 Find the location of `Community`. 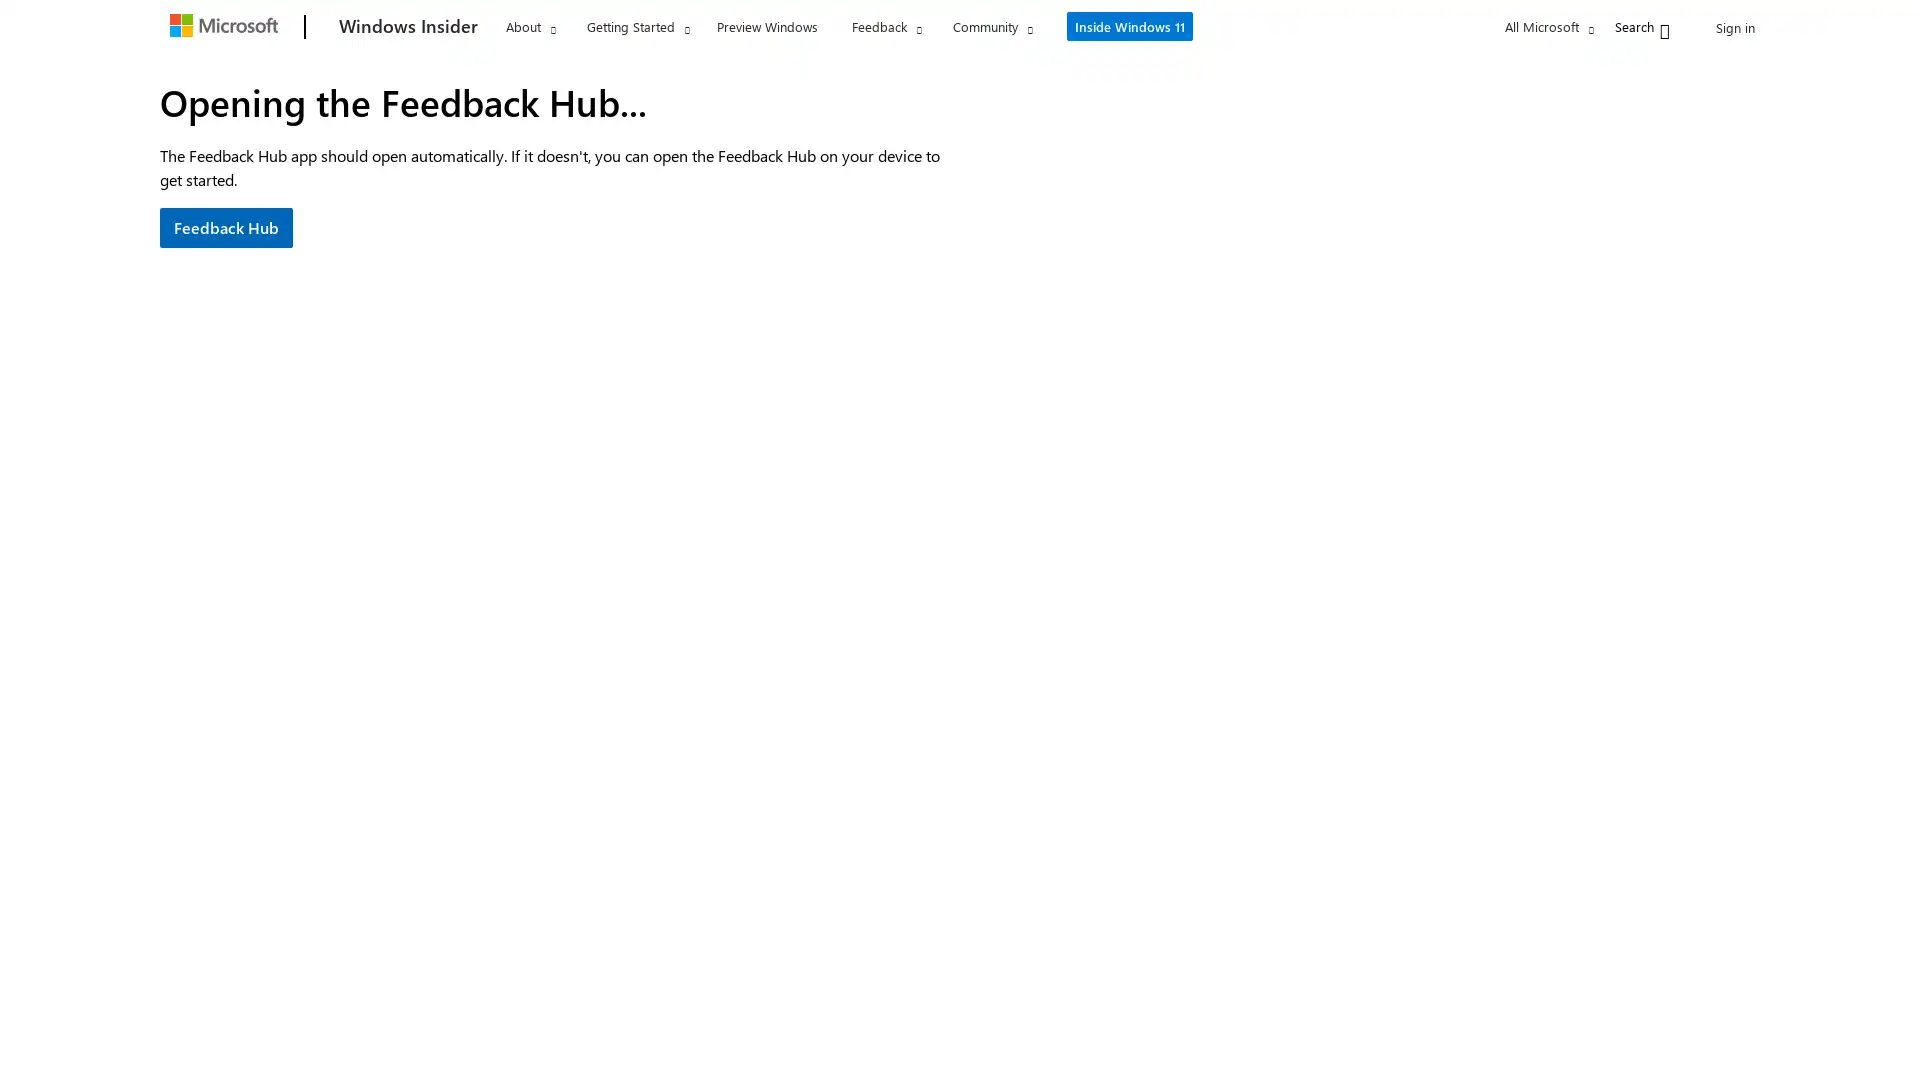

Community is located at coordinates (992, 27).